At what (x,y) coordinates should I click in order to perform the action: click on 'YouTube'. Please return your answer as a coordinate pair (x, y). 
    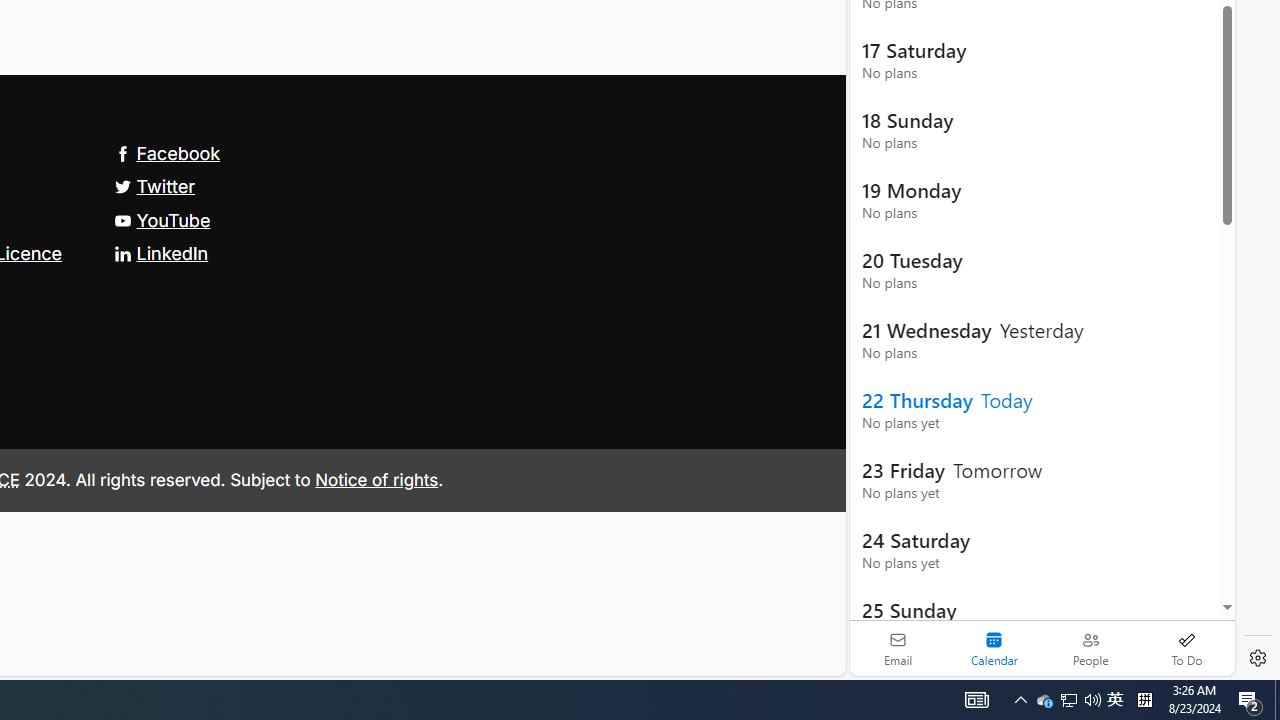
    Looking at the image, I should click on (162, 219).